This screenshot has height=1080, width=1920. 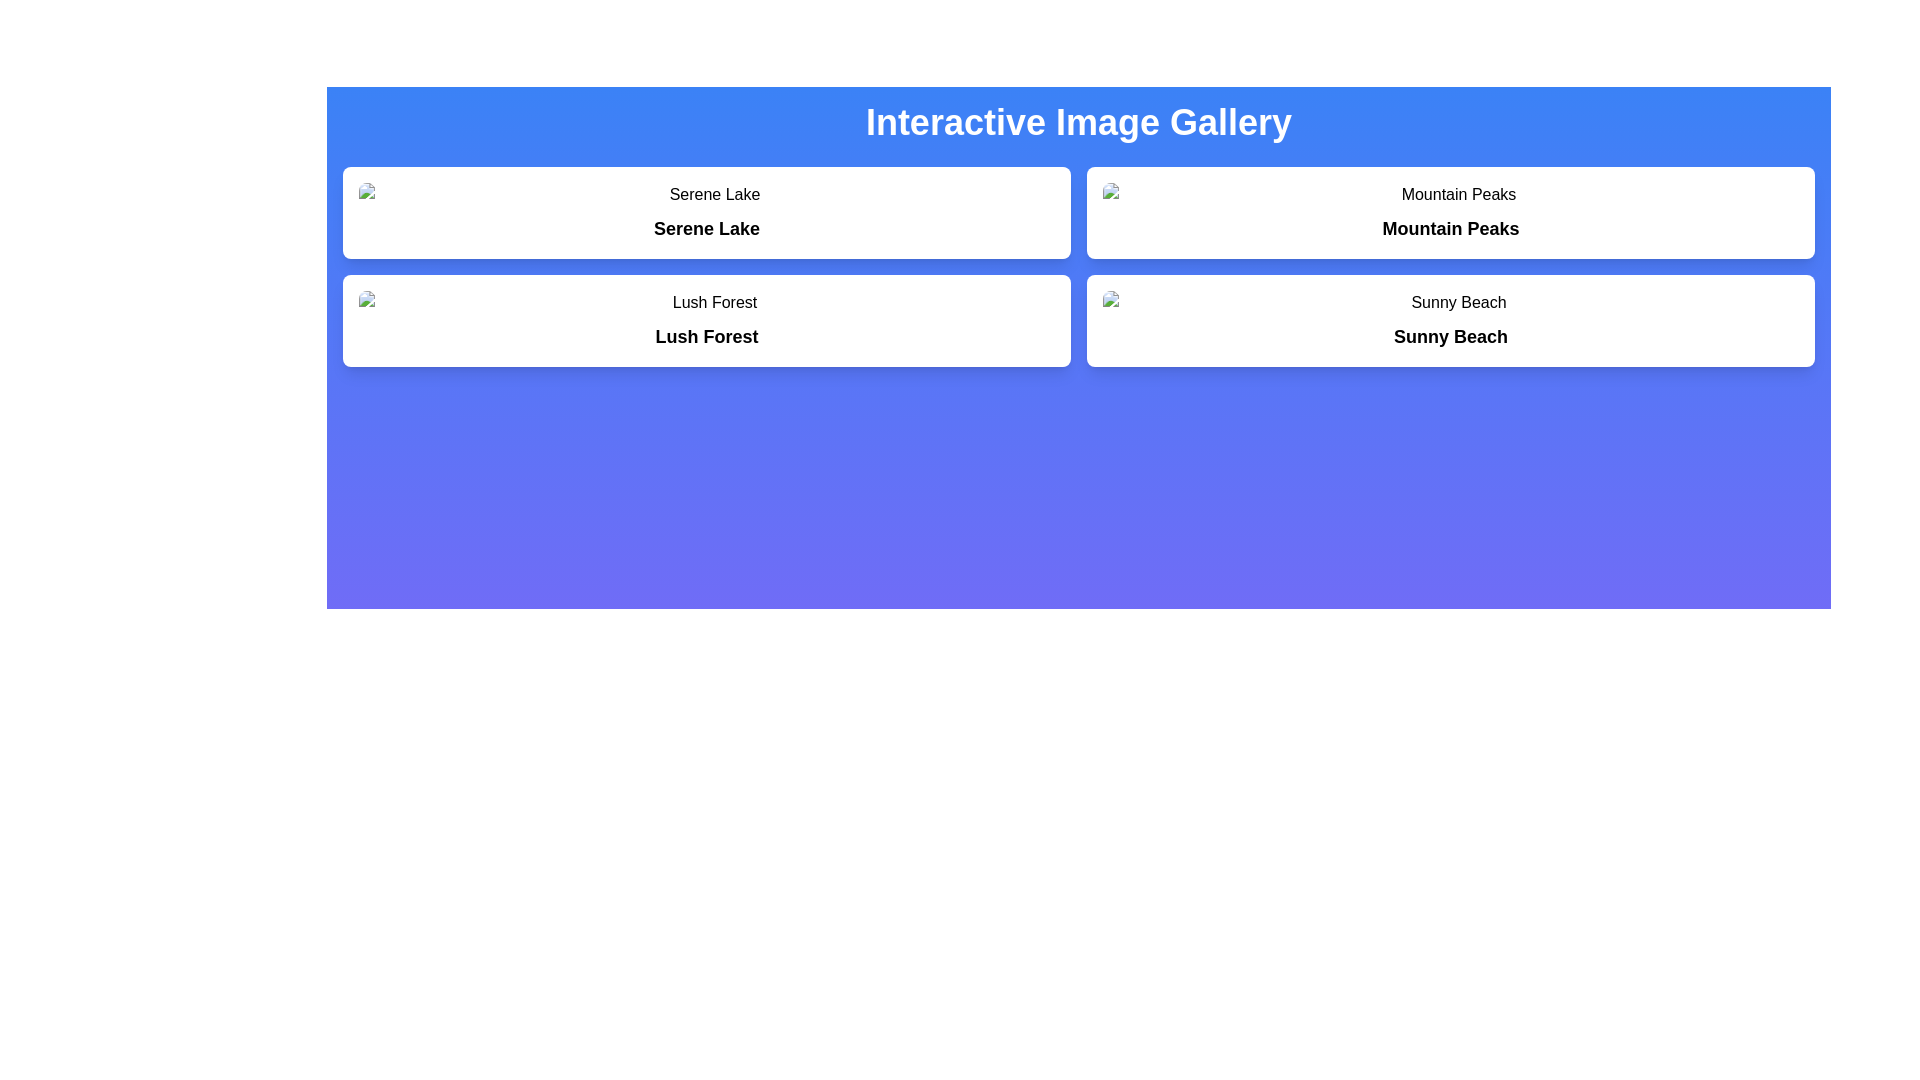 I want to click on the image displaying 'Serene Lake' located in the top-left white card of the 'Interactive Image Gallery', so click(x=706, y=195).